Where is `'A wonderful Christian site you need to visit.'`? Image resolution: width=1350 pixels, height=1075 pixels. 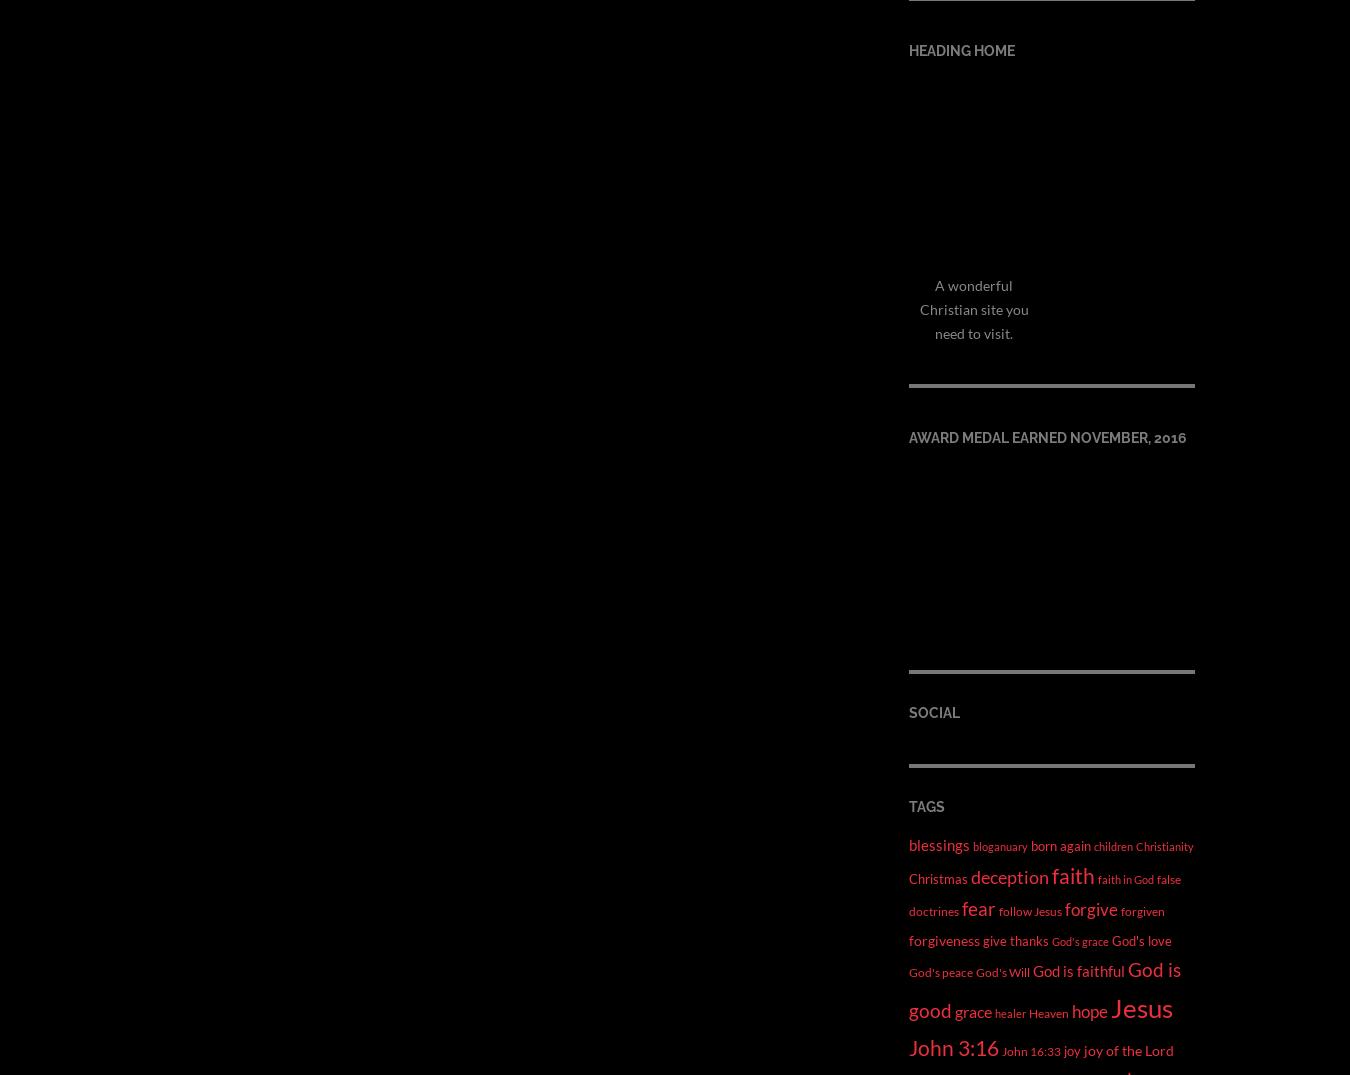 'A wonderful Christian site you need to visit.' is located at coordinates (972, 307).